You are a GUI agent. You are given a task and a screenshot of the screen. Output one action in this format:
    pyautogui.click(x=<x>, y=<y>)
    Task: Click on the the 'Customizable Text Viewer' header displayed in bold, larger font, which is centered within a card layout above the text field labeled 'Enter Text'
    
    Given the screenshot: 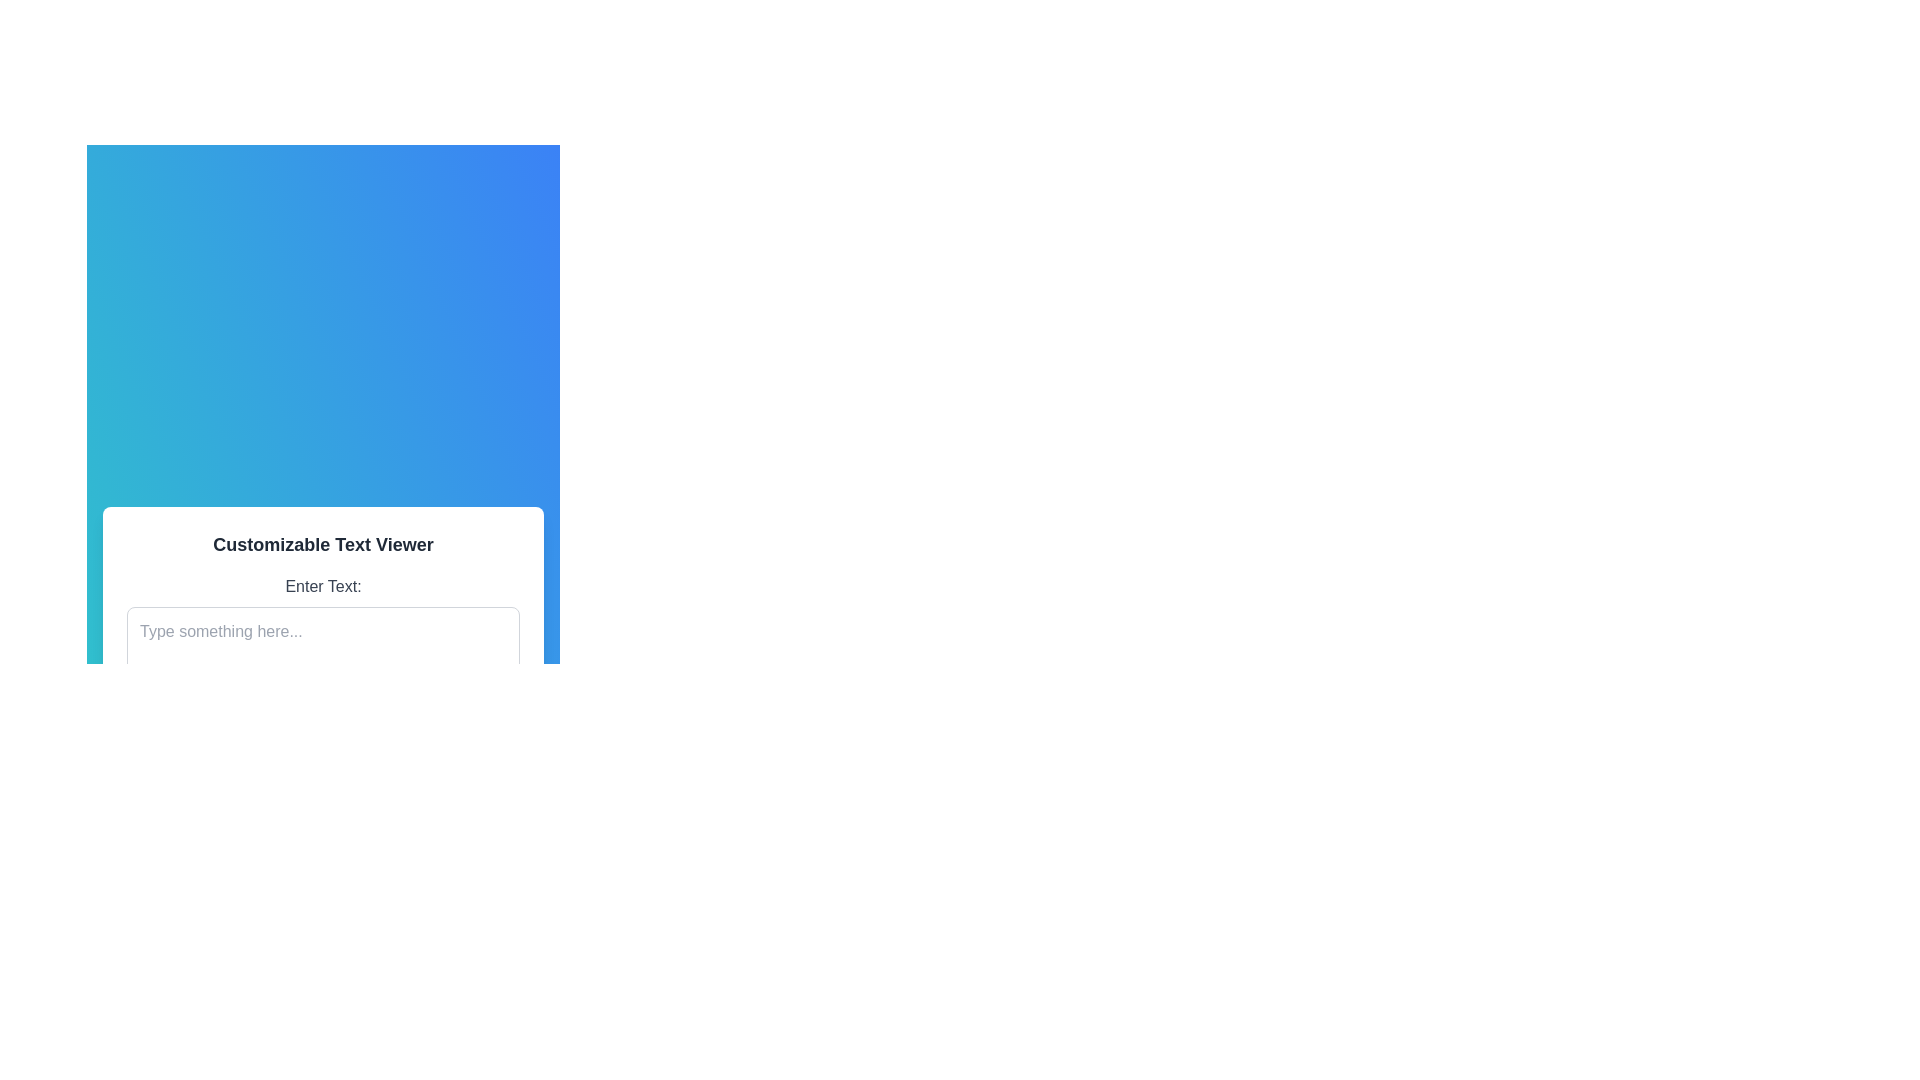 What is the action you would take?
    pyautogui.click(x=323, y=544)
    